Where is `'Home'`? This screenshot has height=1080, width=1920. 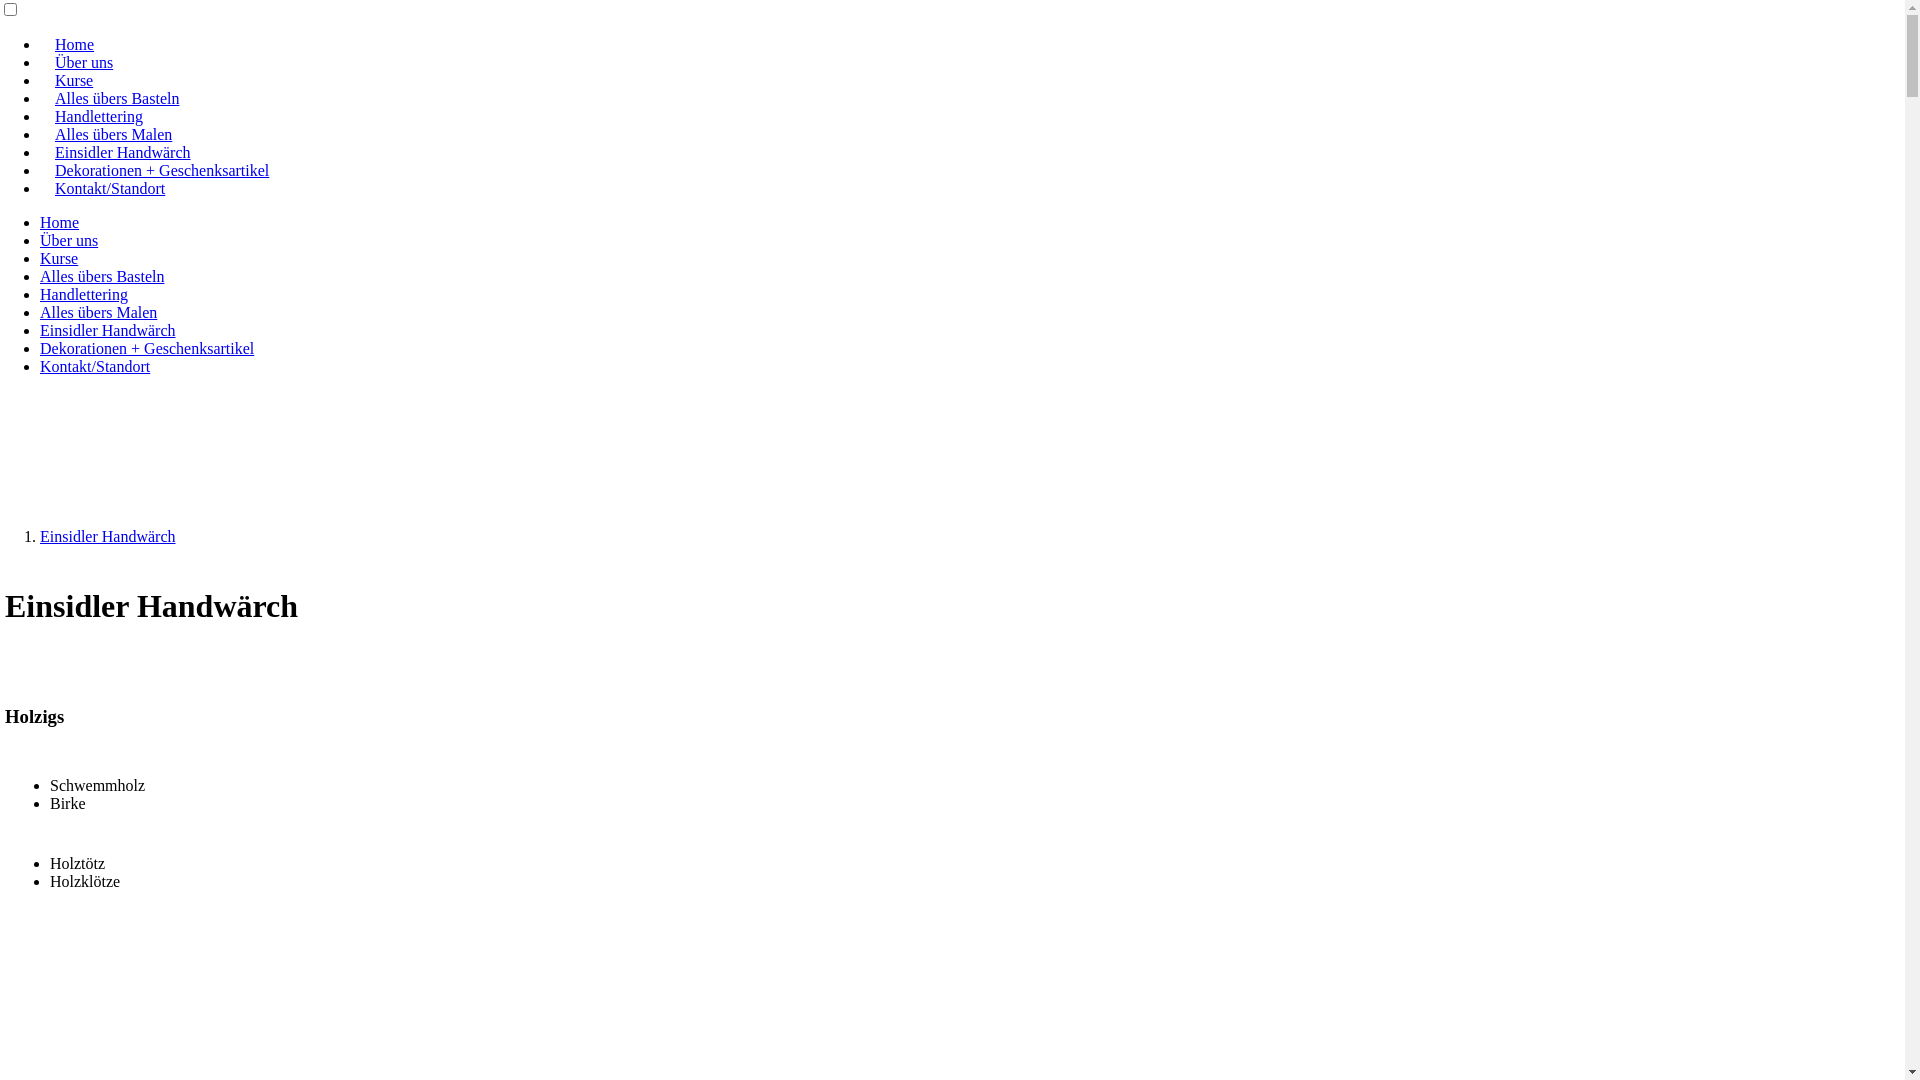
'Home' is located at coordinates (59, 222).